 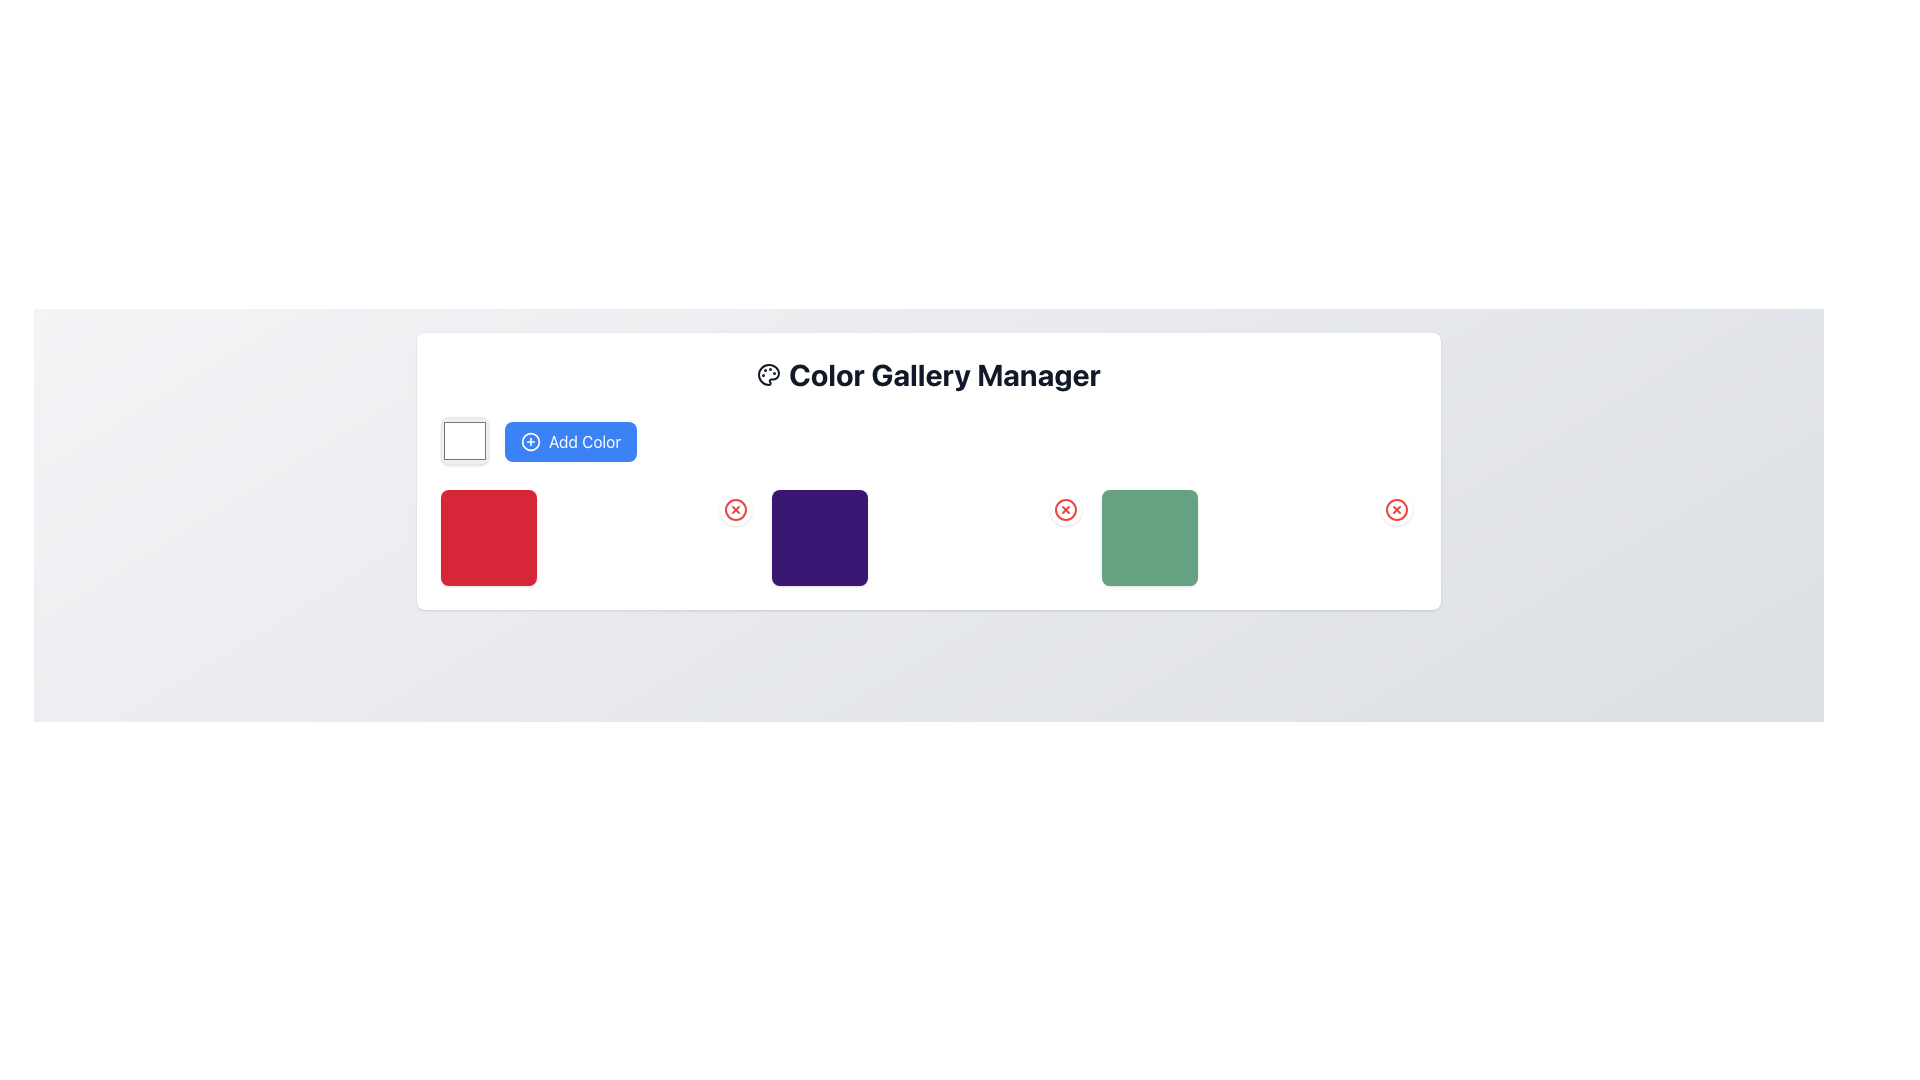 I want to click on the color palette icon located to the left of the 'Color Gallery Manager' label, so click(x=767, y=374).